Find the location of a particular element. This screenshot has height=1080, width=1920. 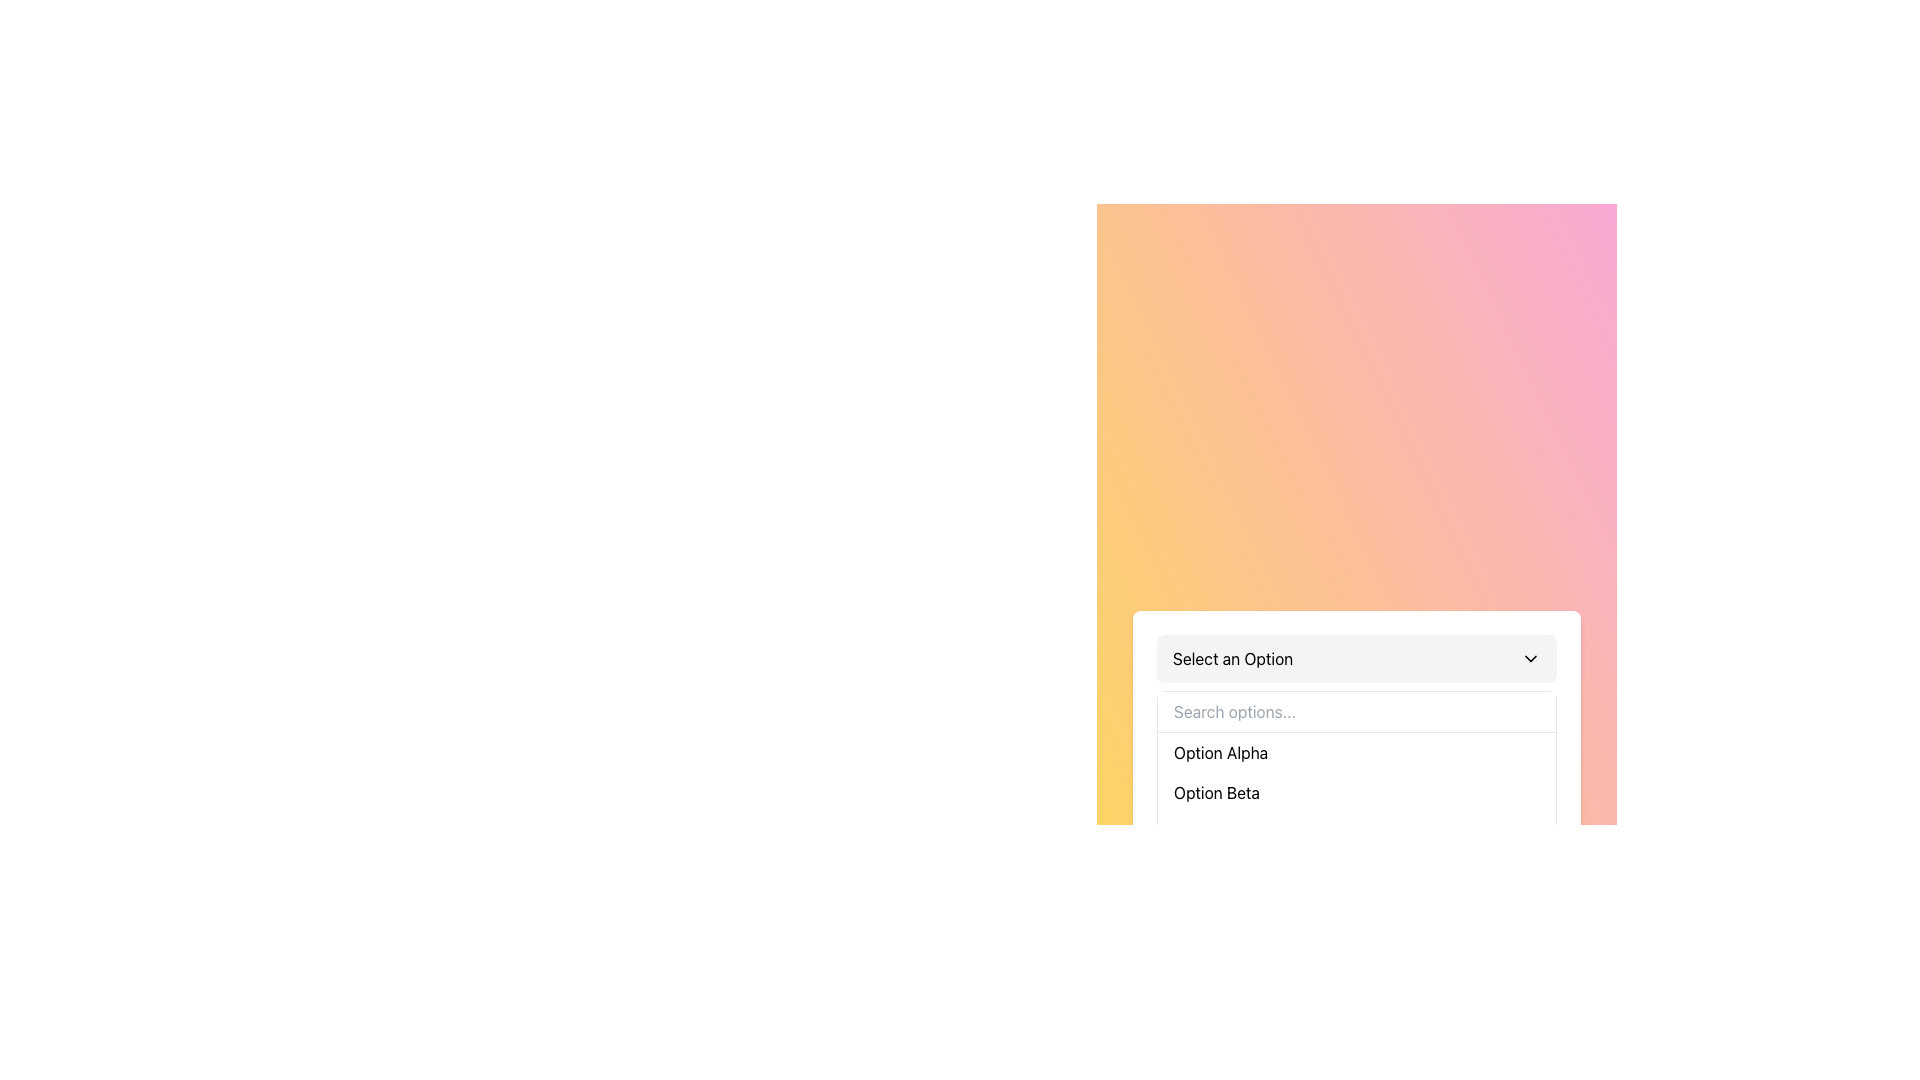

the second item is located at coordinates (1216, 791).